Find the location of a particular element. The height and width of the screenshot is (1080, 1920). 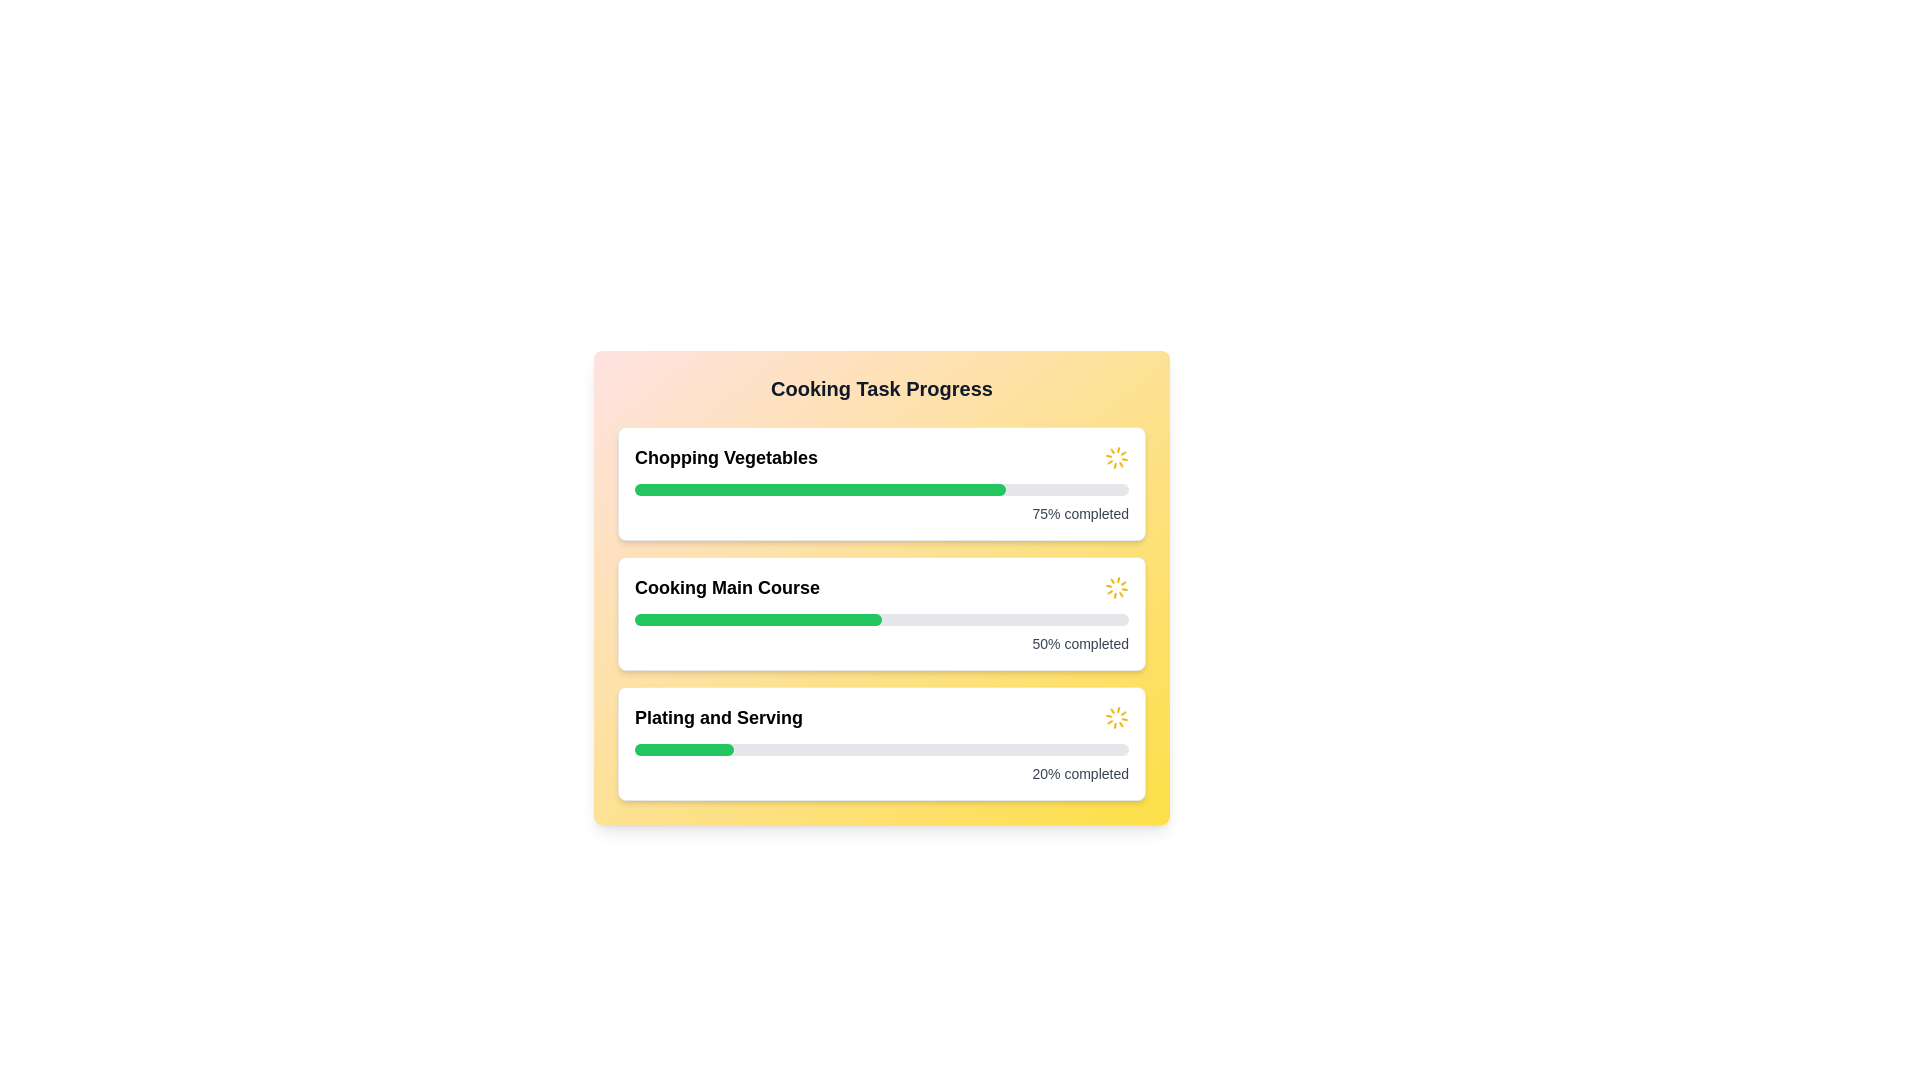

the Progress indicator bar located within the bottom task card labeled 'Plating and Serving', which shows a 20% completion level is located at coordinates (684, 749).